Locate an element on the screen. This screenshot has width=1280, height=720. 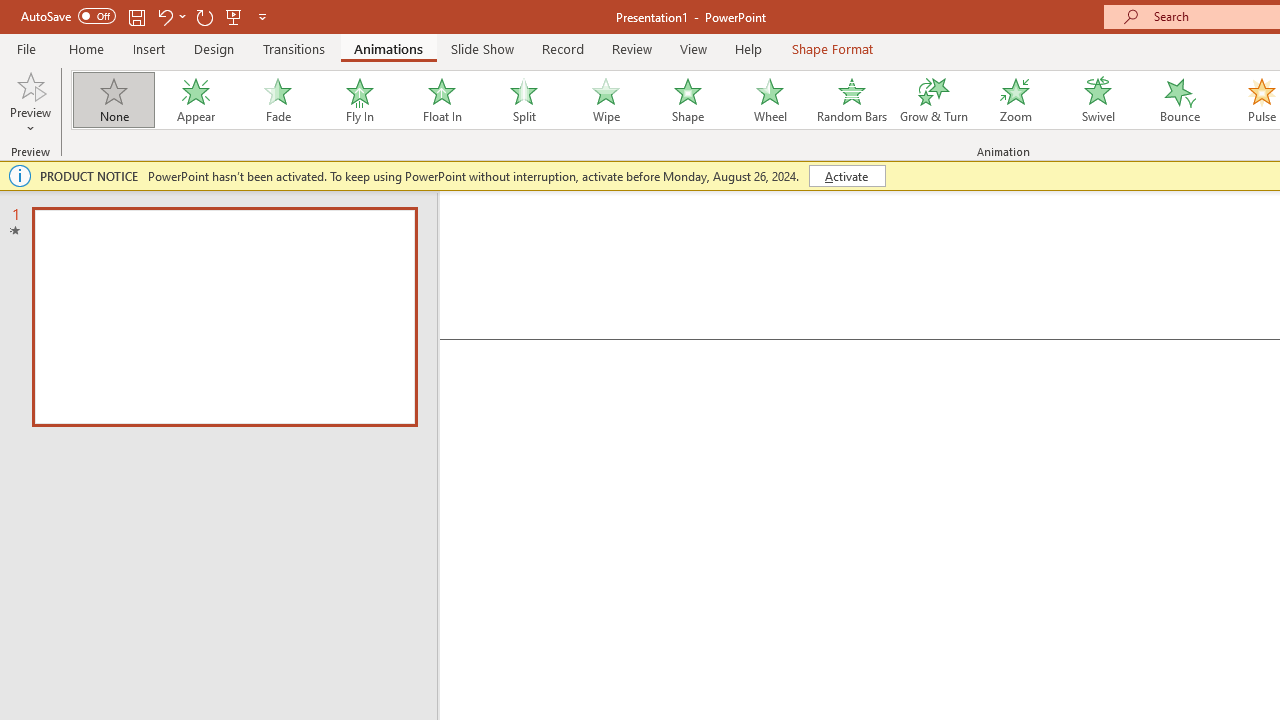
'None' is located at coordinates (112, 100).